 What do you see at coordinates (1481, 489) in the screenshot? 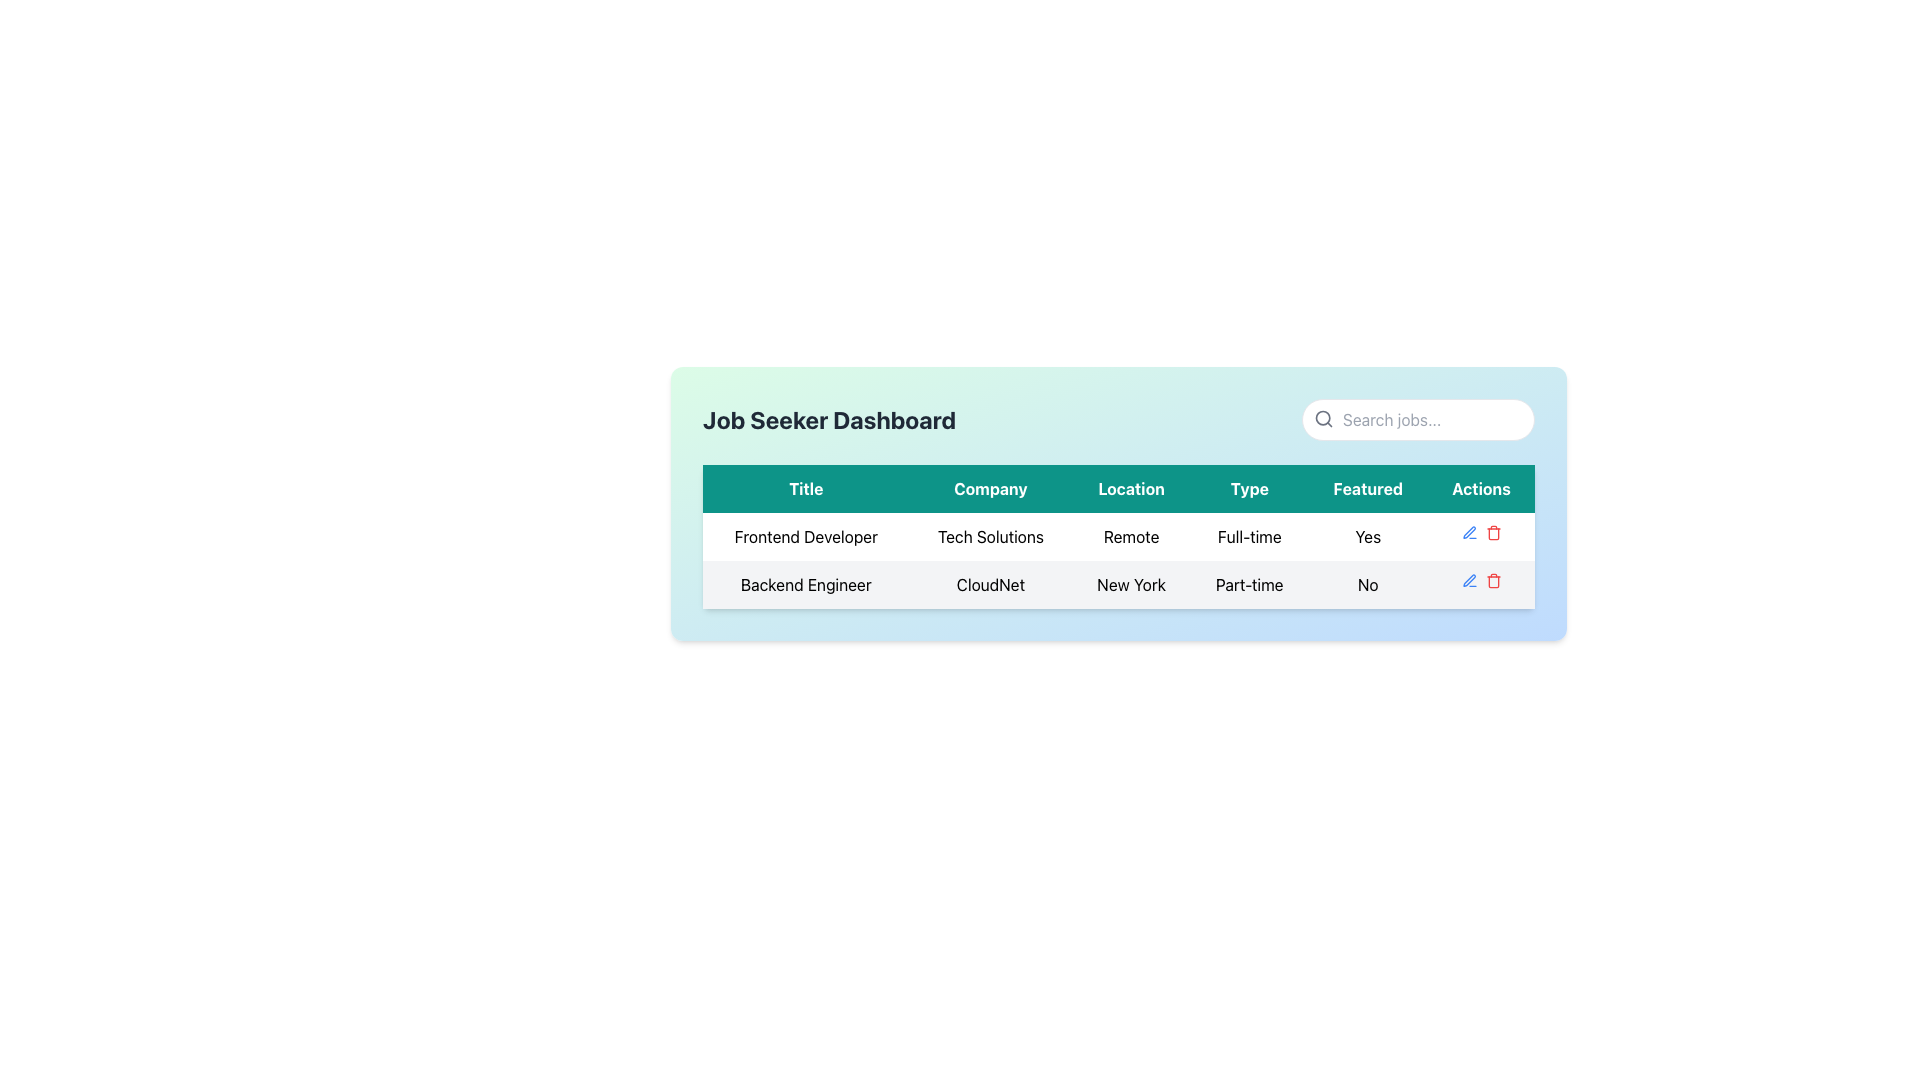
I see `the 'Actions' label header, which has a teal background and white text, located at the far-right end of the header row in the table` at bounding box center [1481, 489].